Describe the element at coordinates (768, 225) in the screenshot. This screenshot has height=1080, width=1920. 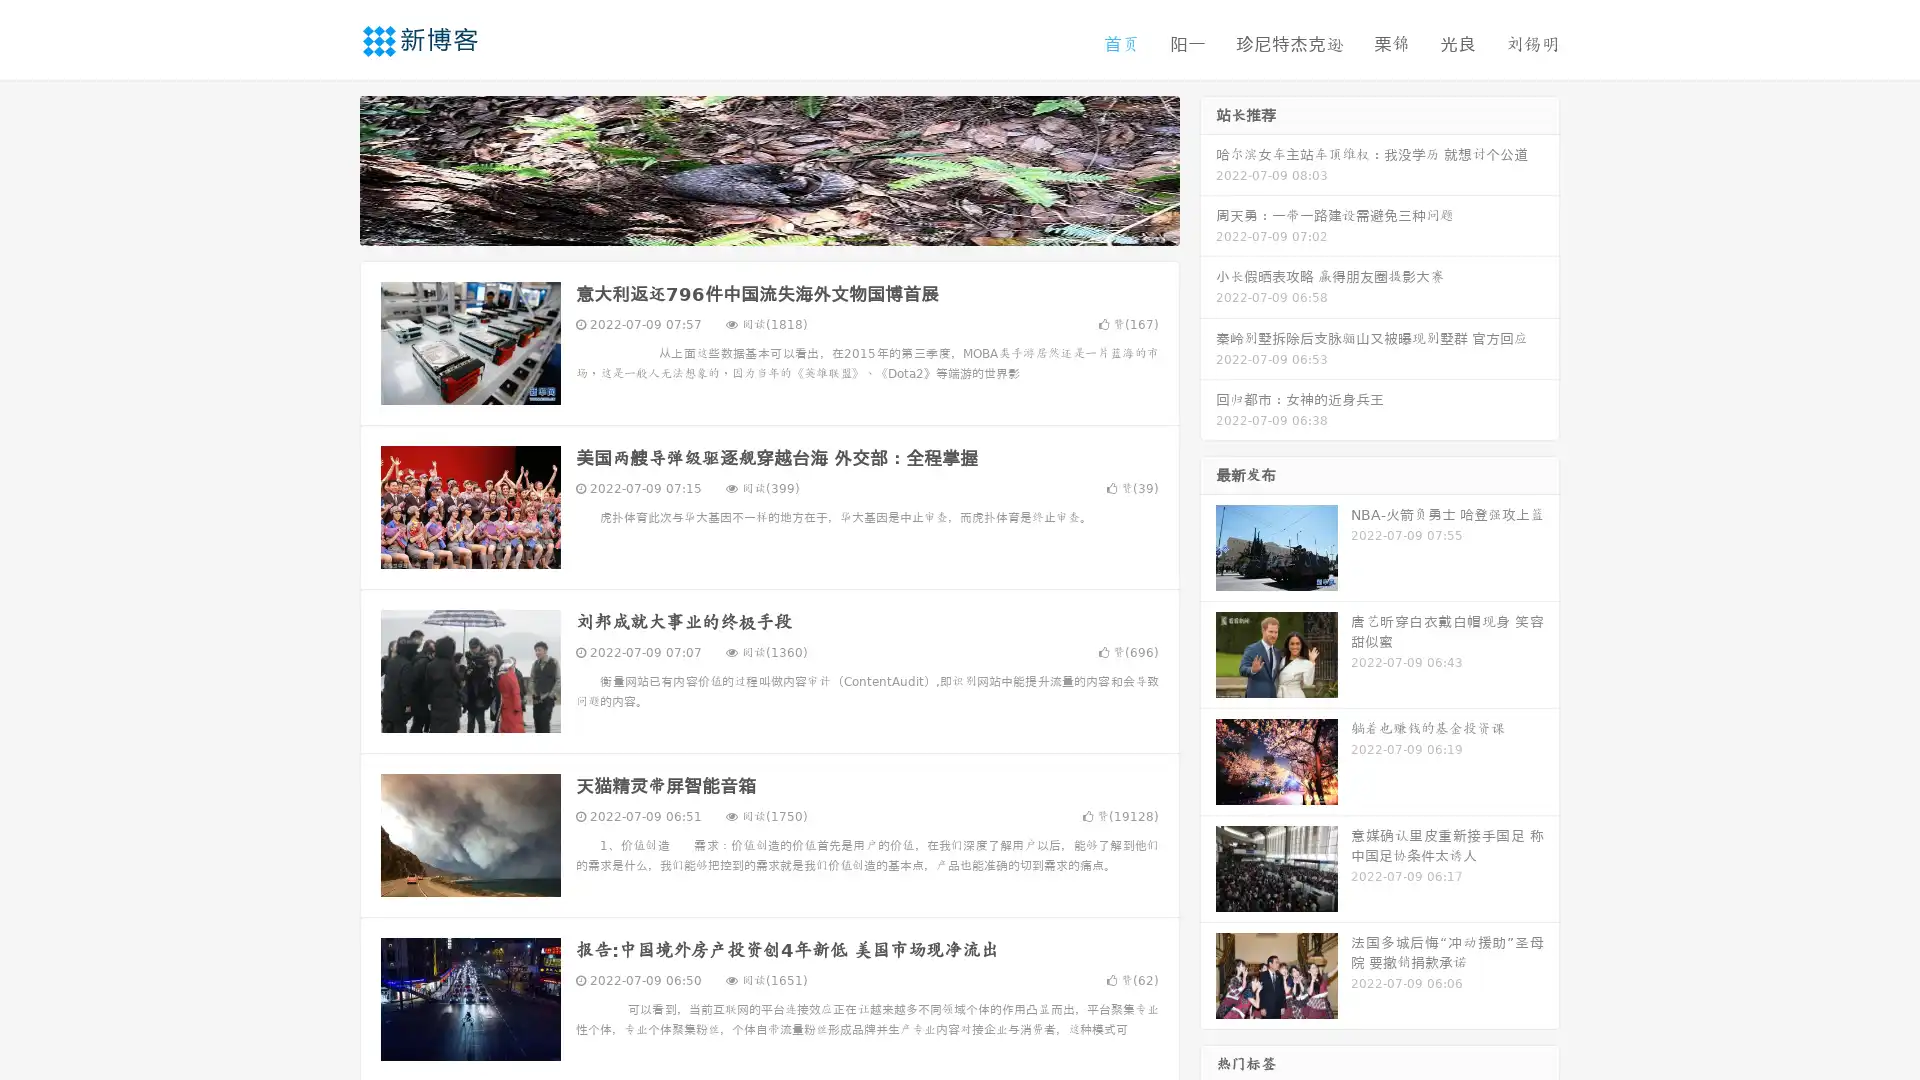
I see `Go to slide 2` at that location.